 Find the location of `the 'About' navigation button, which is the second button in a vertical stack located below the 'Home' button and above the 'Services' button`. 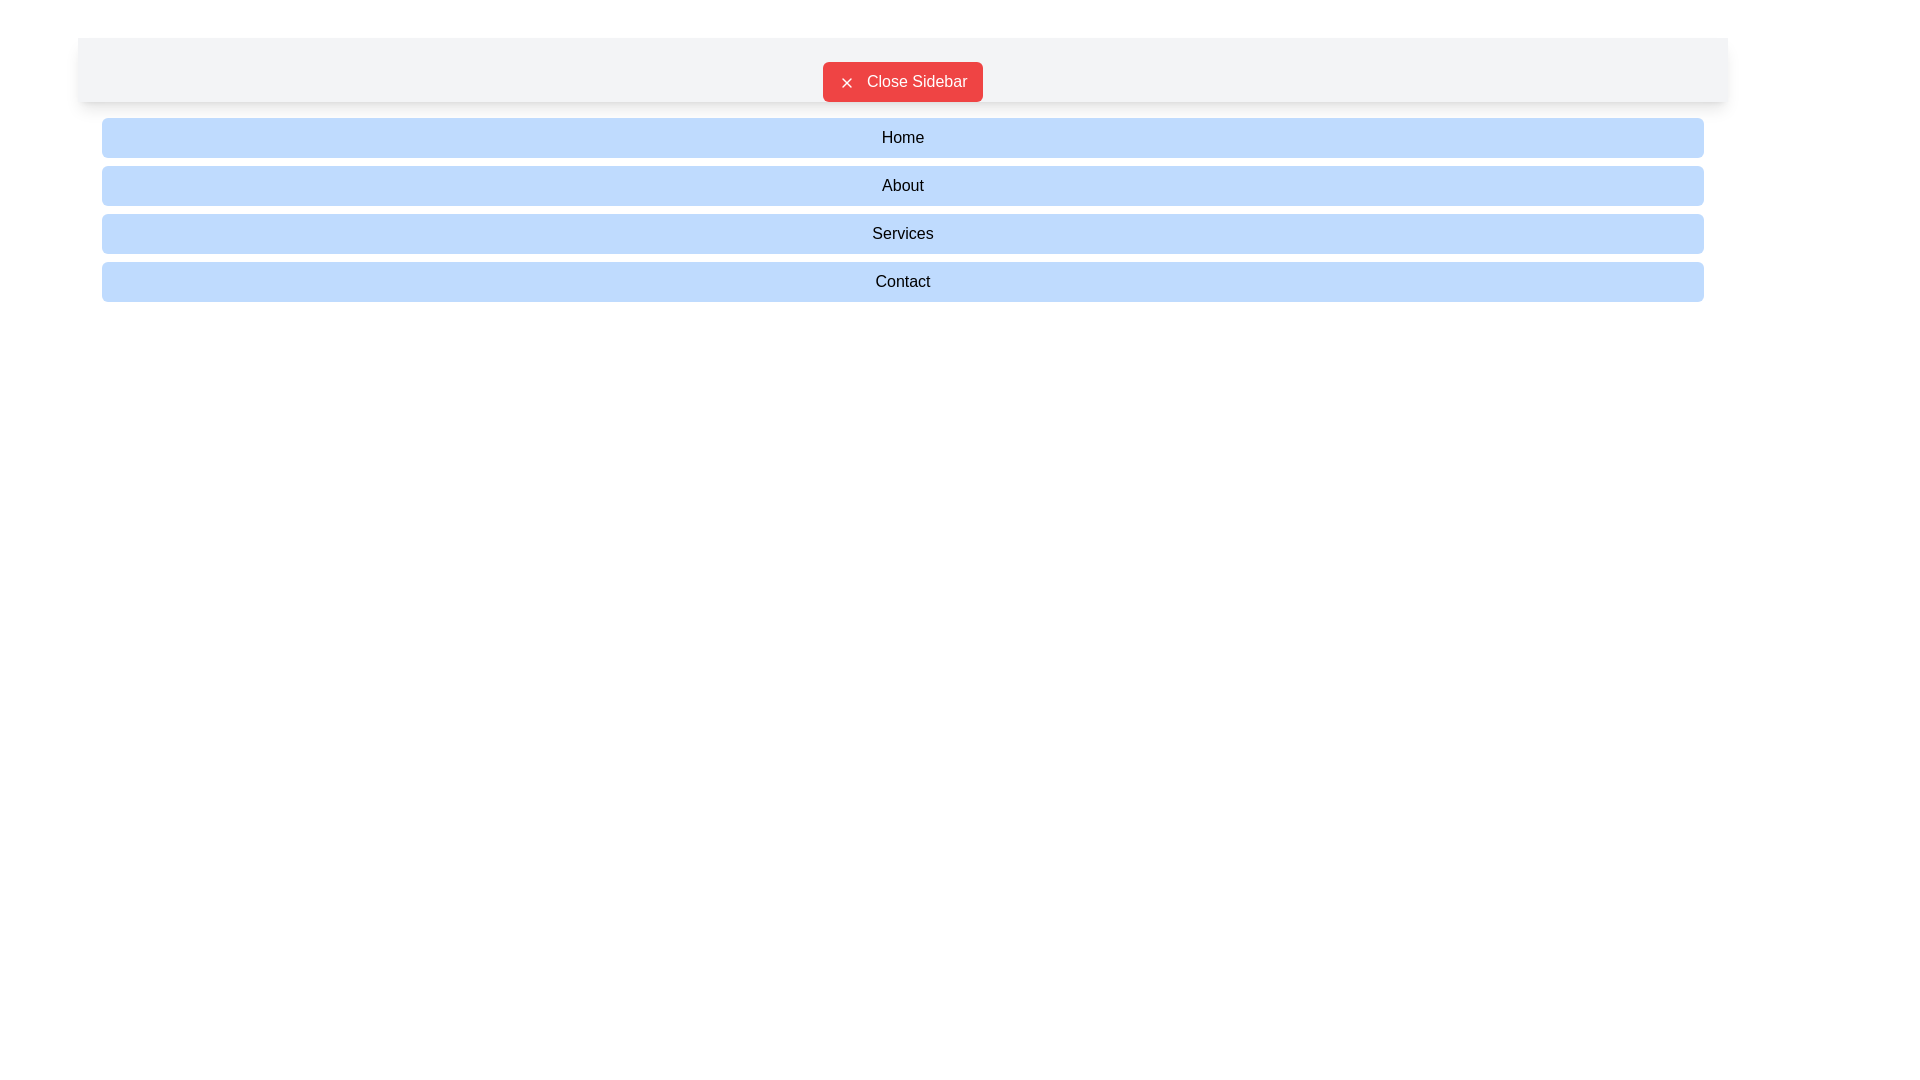

the 'About' navigation button, which is the second button in a vertical stack located below the 'Home' button and above the 'Services' button is located at coordinates (901, 185).